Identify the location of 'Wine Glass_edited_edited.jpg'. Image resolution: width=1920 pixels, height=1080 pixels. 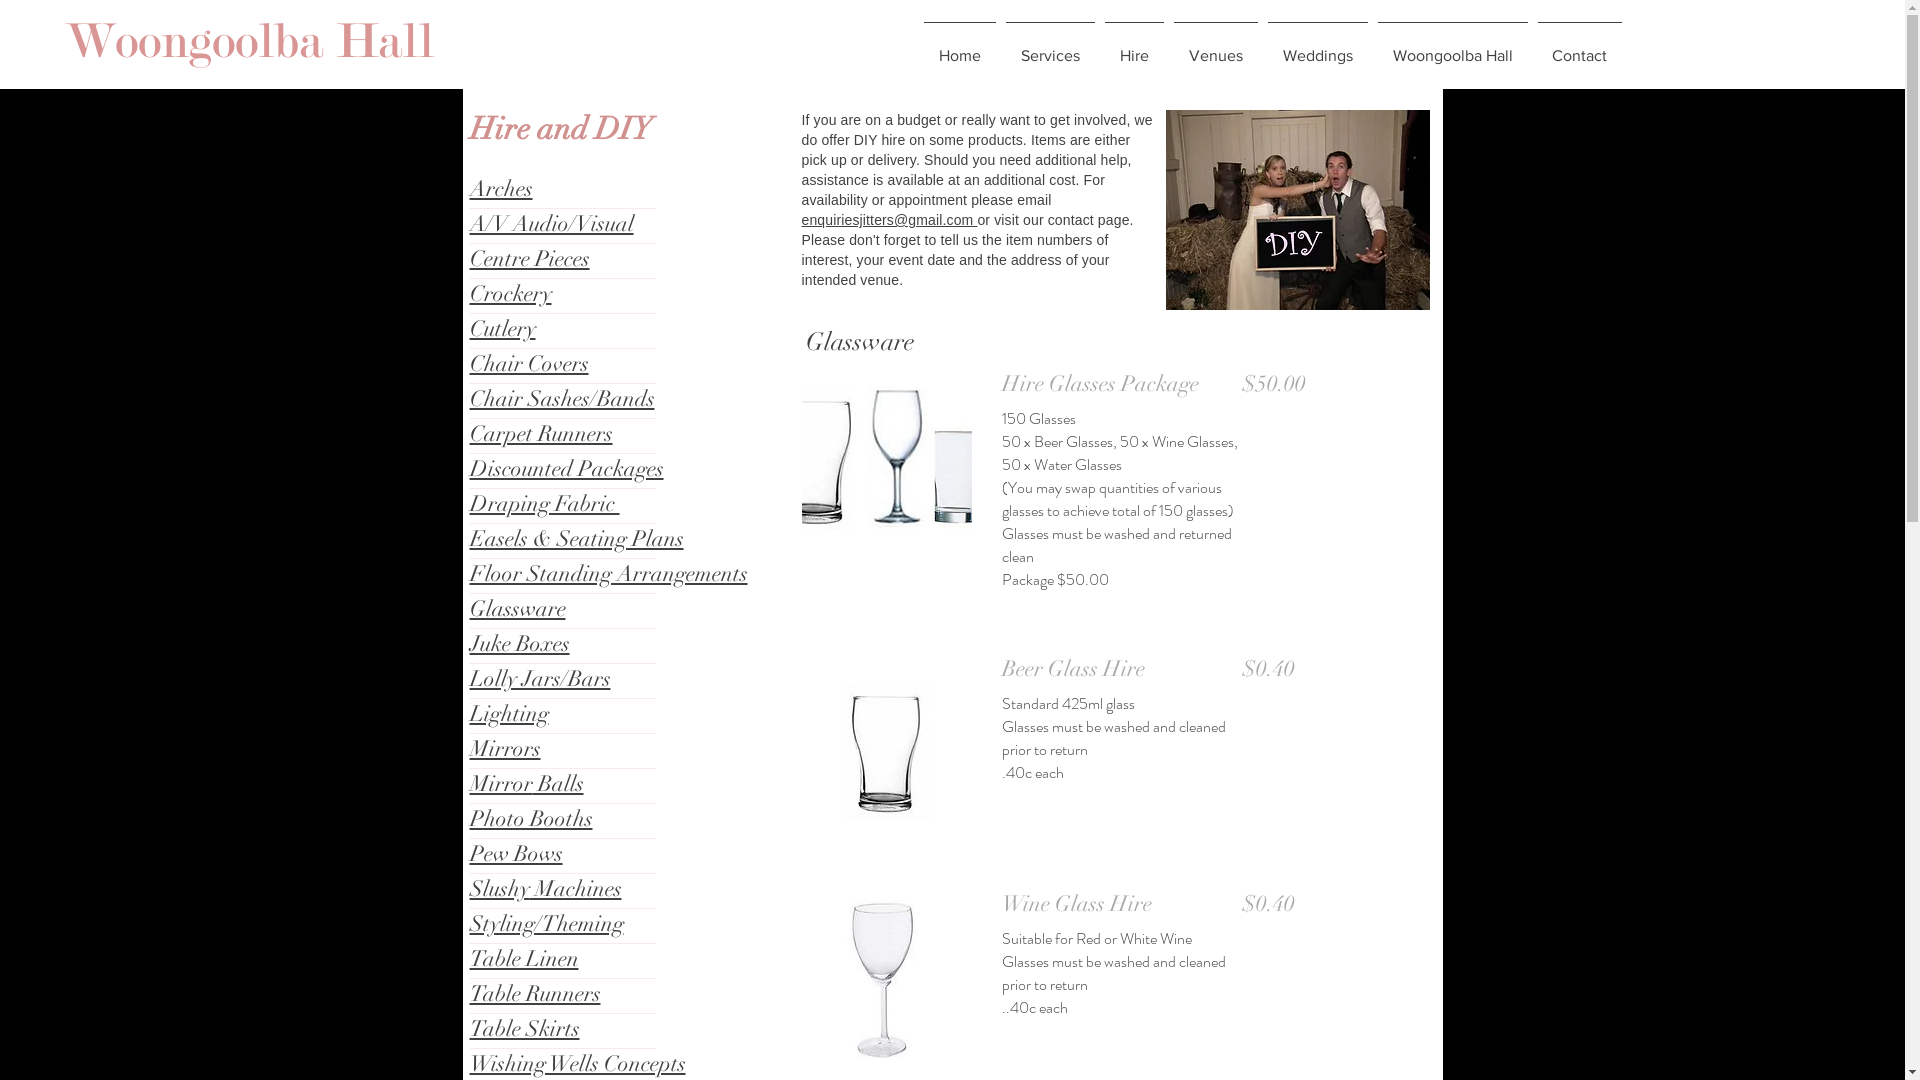
(886, 974).